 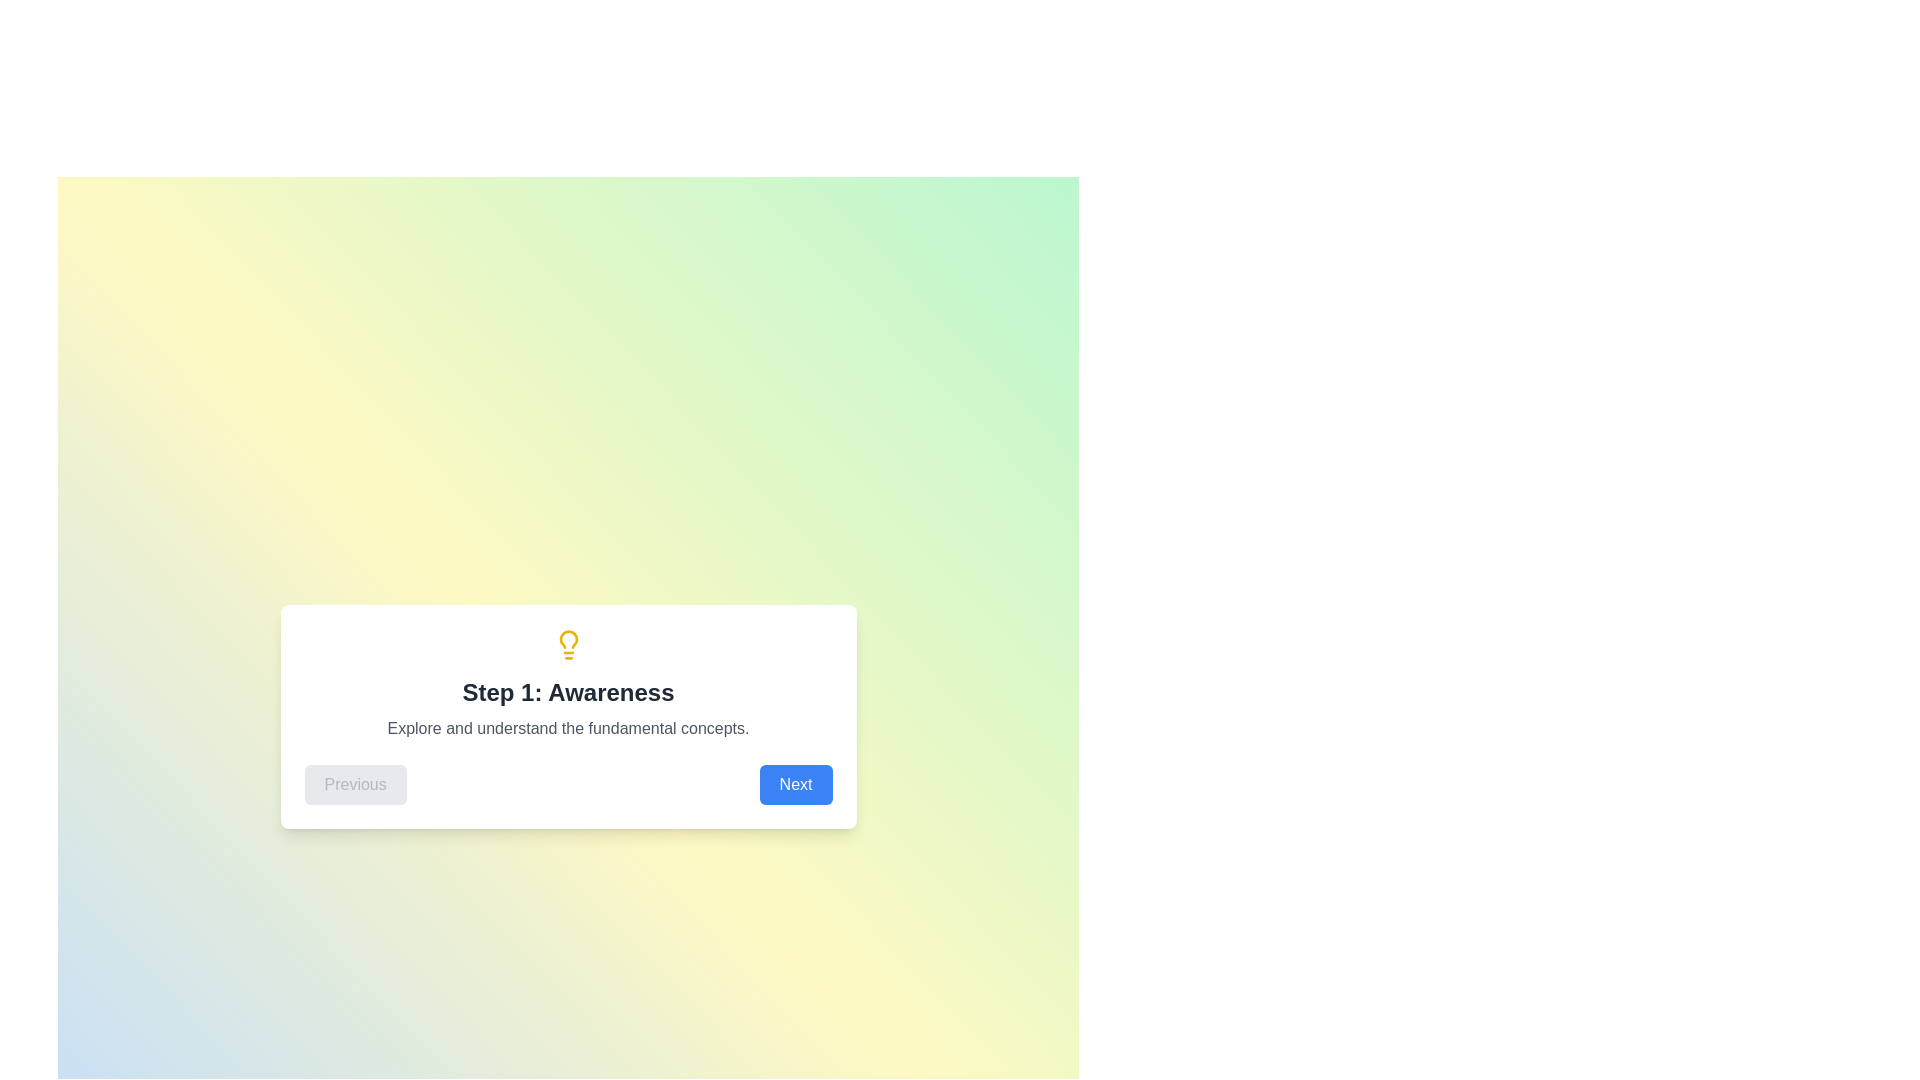 What do you see at coordinates (567, 644) in the screenshot?
I see `the step-specific icon displayed at the top of the stepper` at bounding box center [567, 644].